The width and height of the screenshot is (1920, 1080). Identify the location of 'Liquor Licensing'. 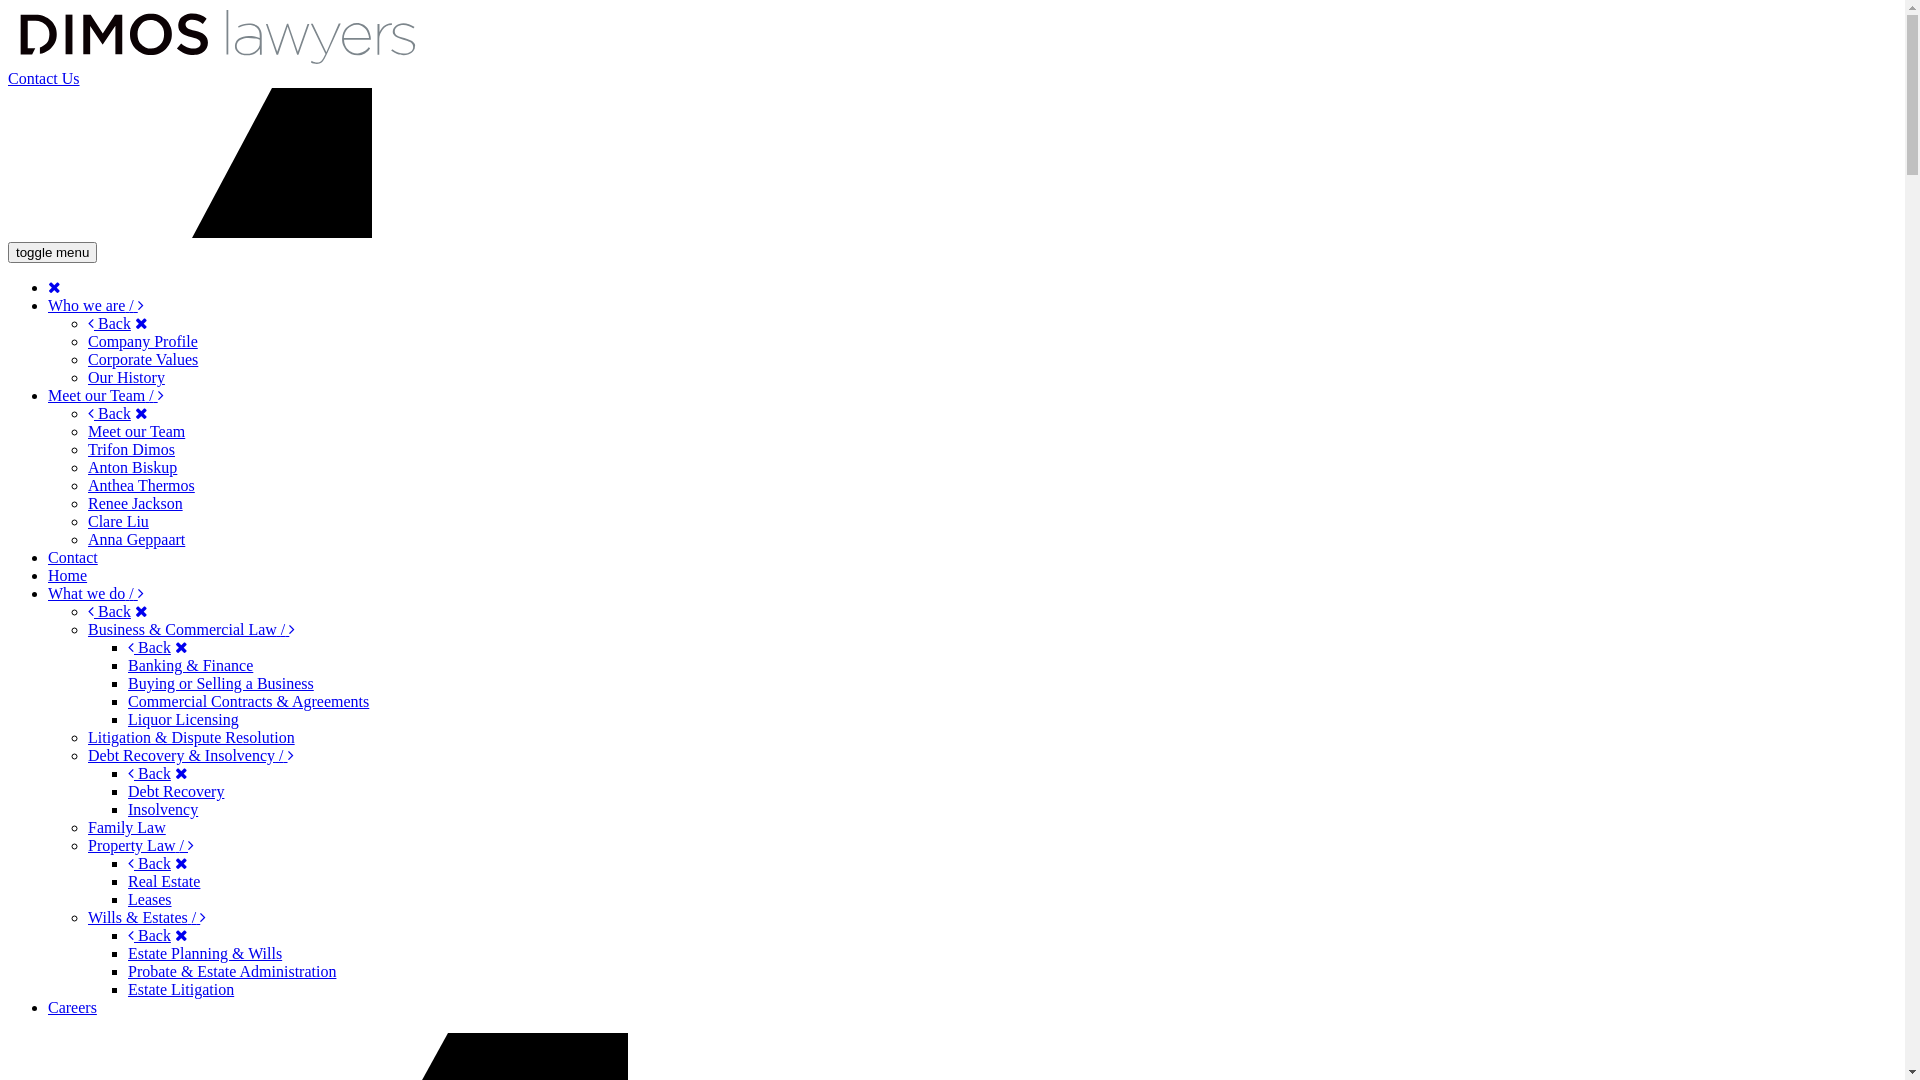
(183, 718).